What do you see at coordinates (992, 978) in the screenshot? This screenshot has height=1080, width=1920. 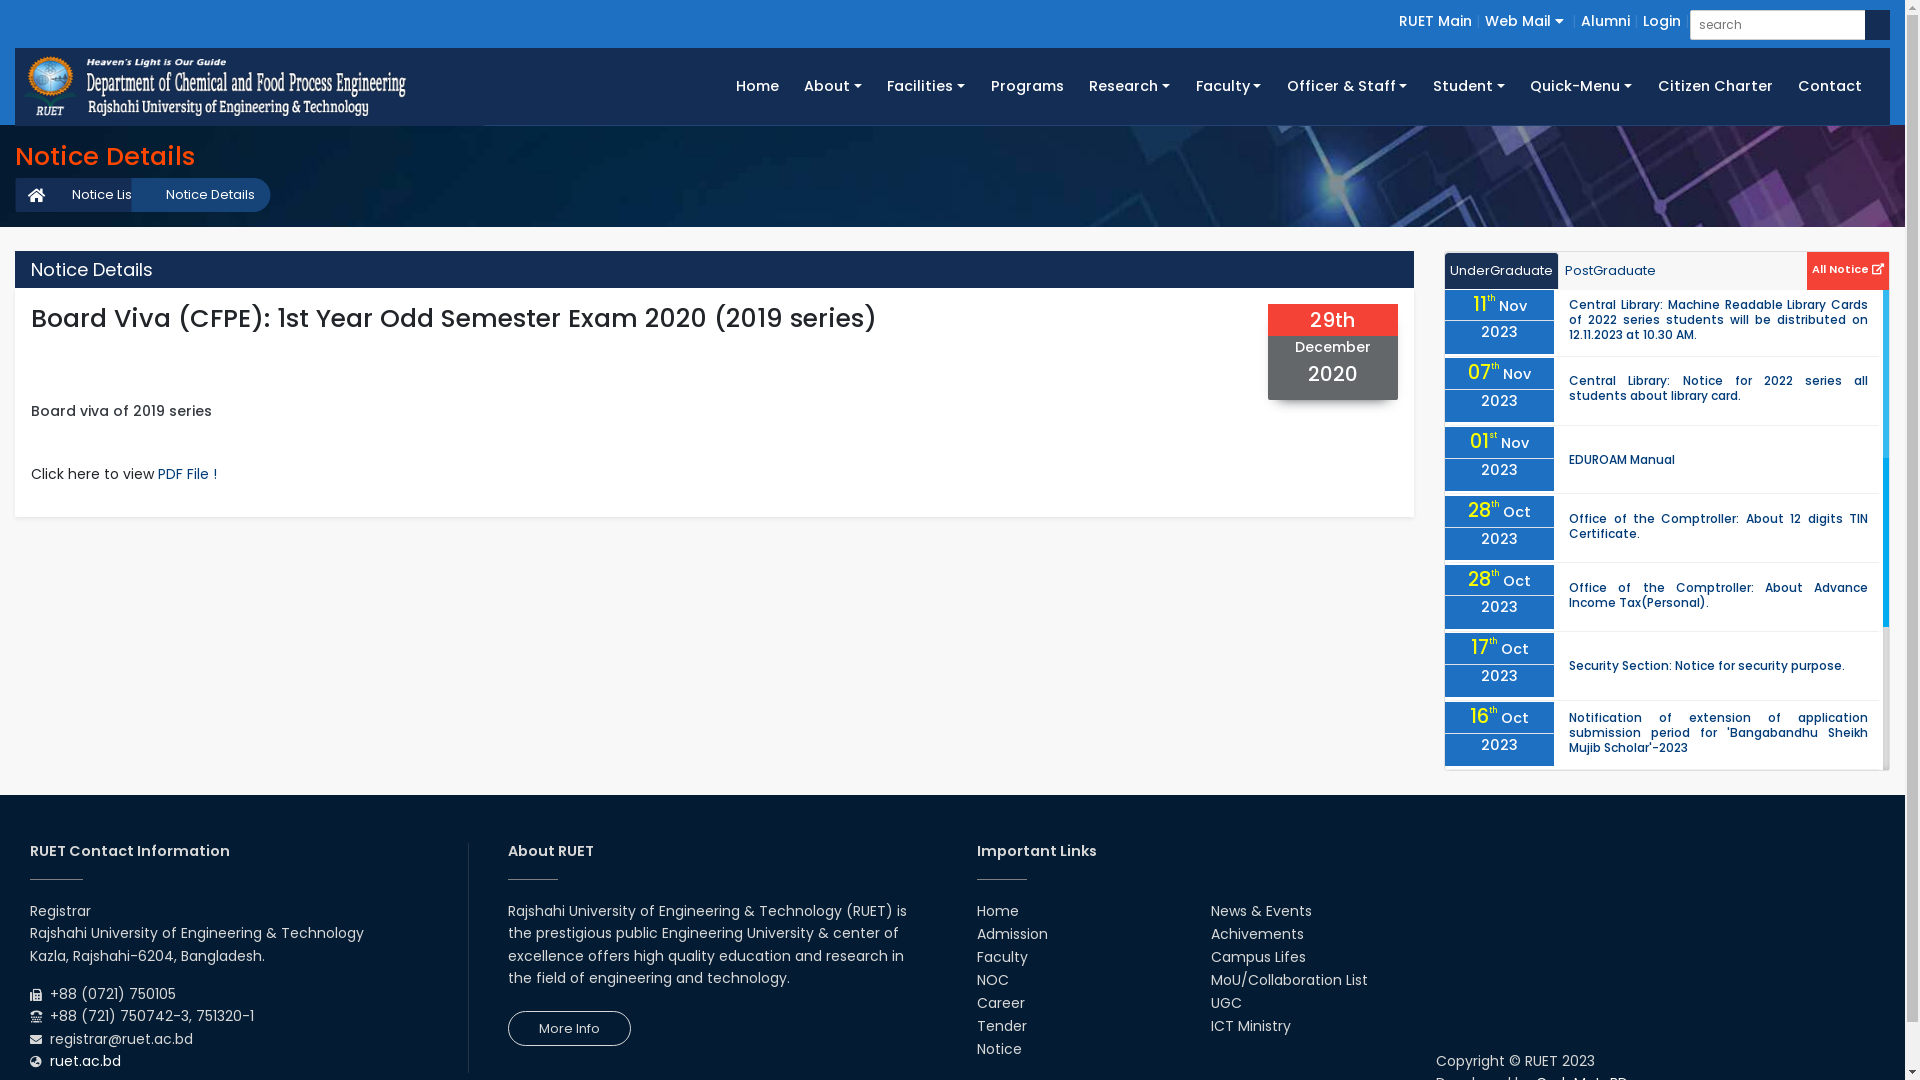 I see `'NOC'` at bounding box center [992, 978].